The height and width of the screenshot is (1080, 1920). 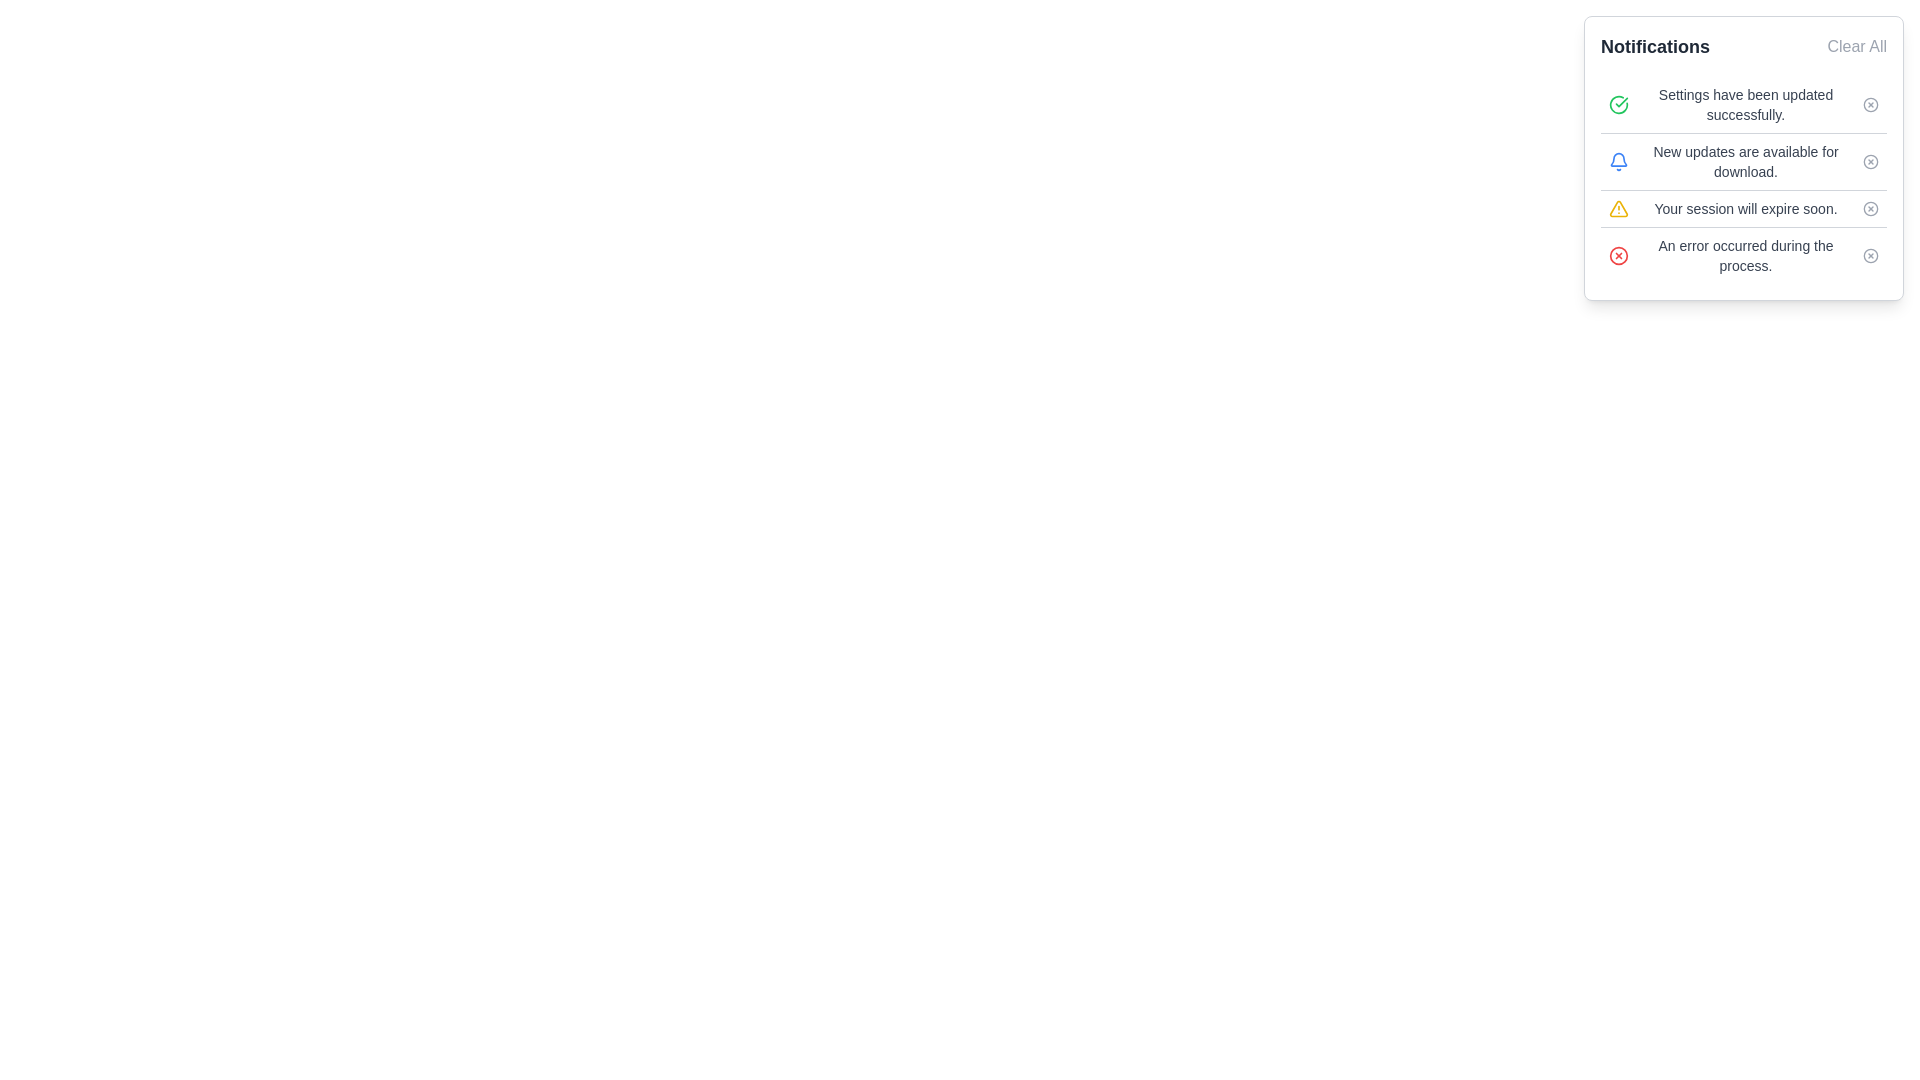 I want to click on the close button represented by a circle with a radius of 10 units, located at the top right corner of the notification panel, so click(x=1870, y=104).